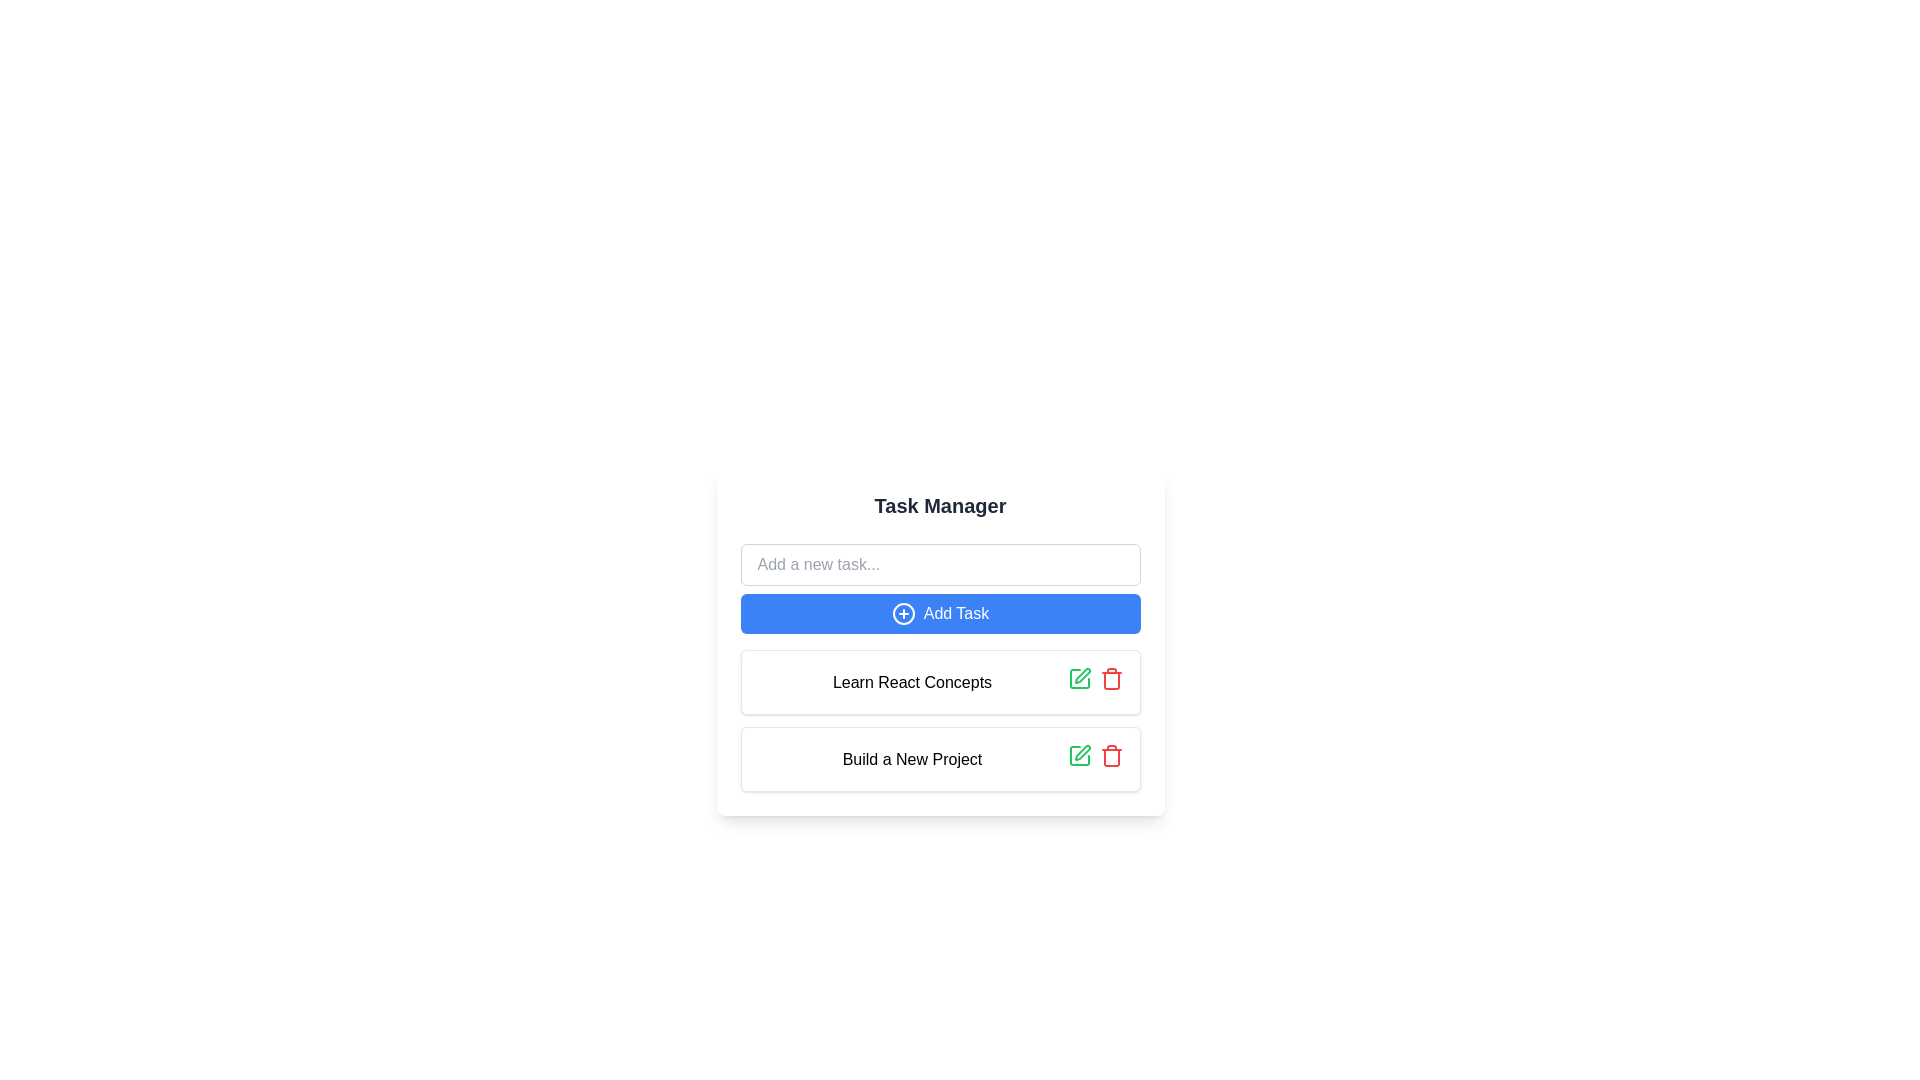 The image size is (1920, 1080). What do you see at coordinates (902, 612) in the screenshot?
I see `the circular blue outlined icon with a '+' symbol, located within the 'Add Task' button, to interact with the button` at bounding box center [902, 612].